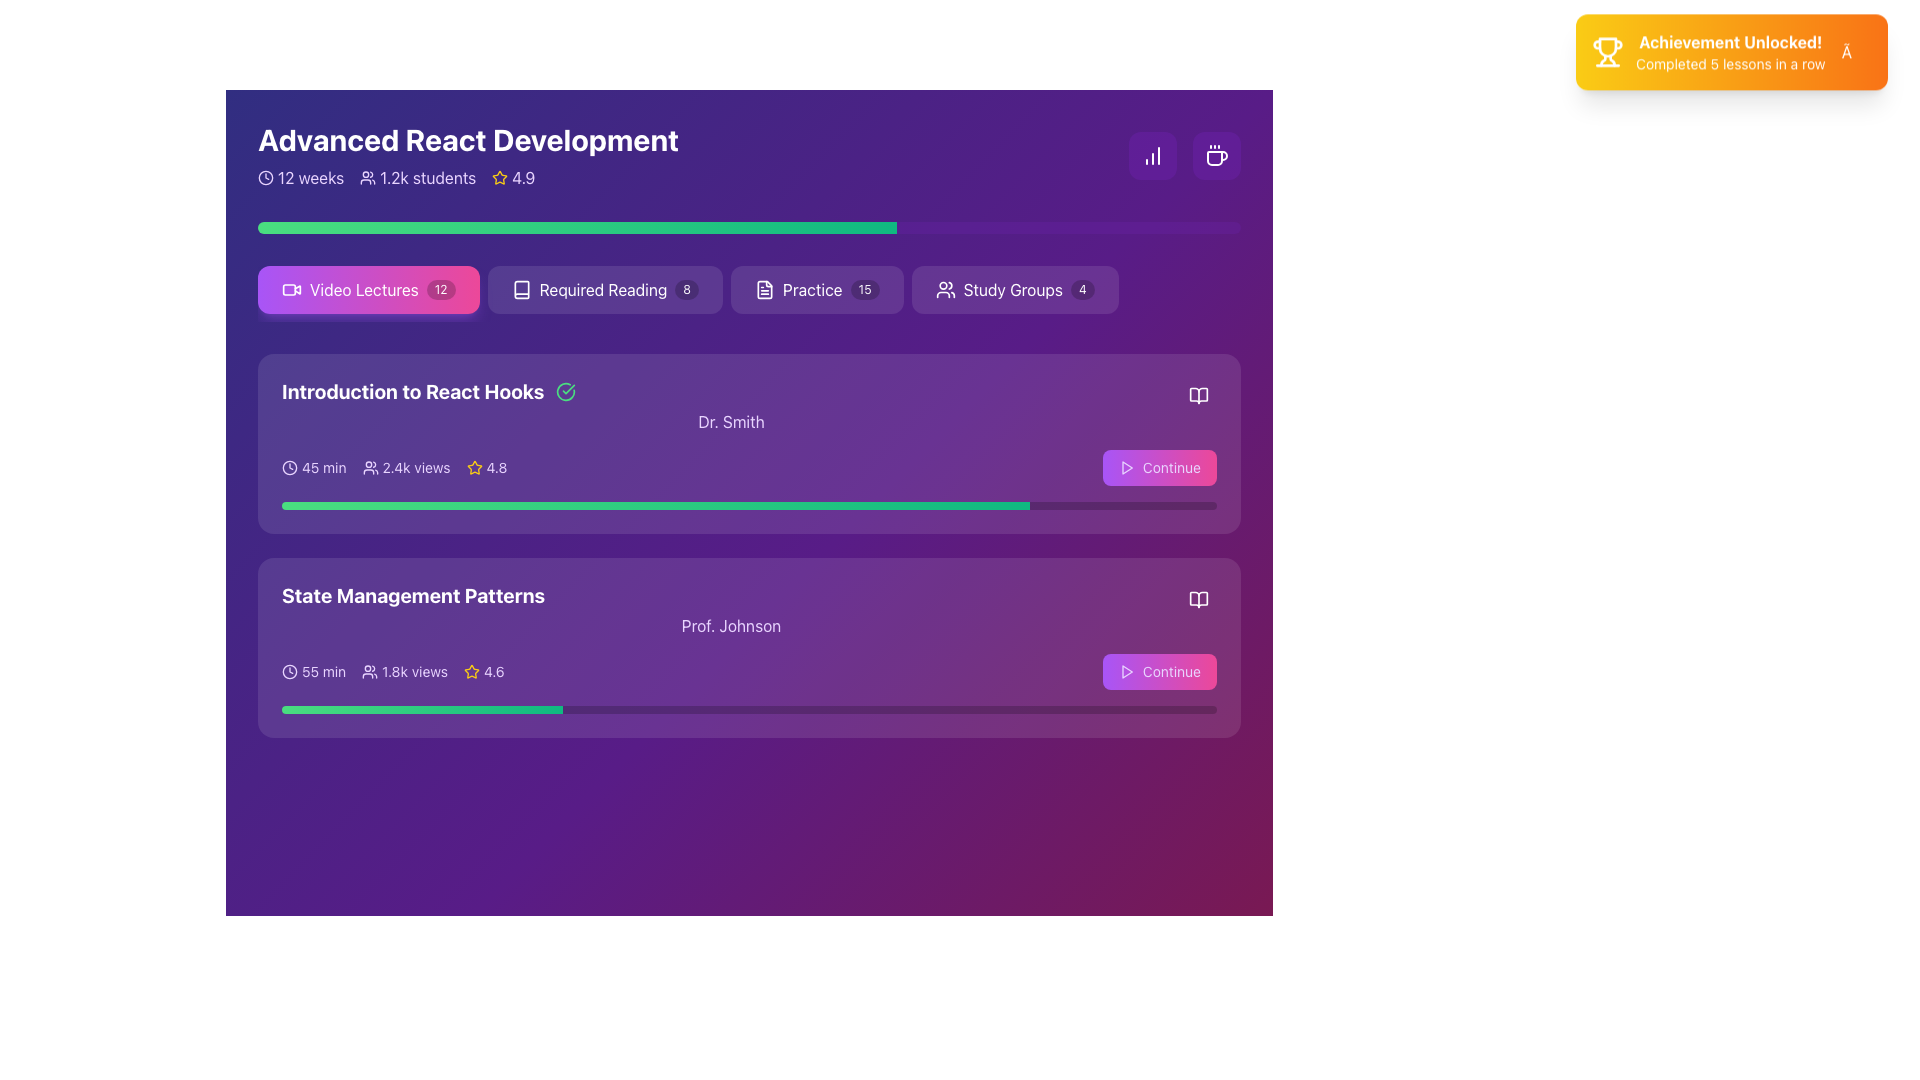  I want to click on the SVG coffee cup icon located in the top-right corner of the interface, so click(1216, 157).